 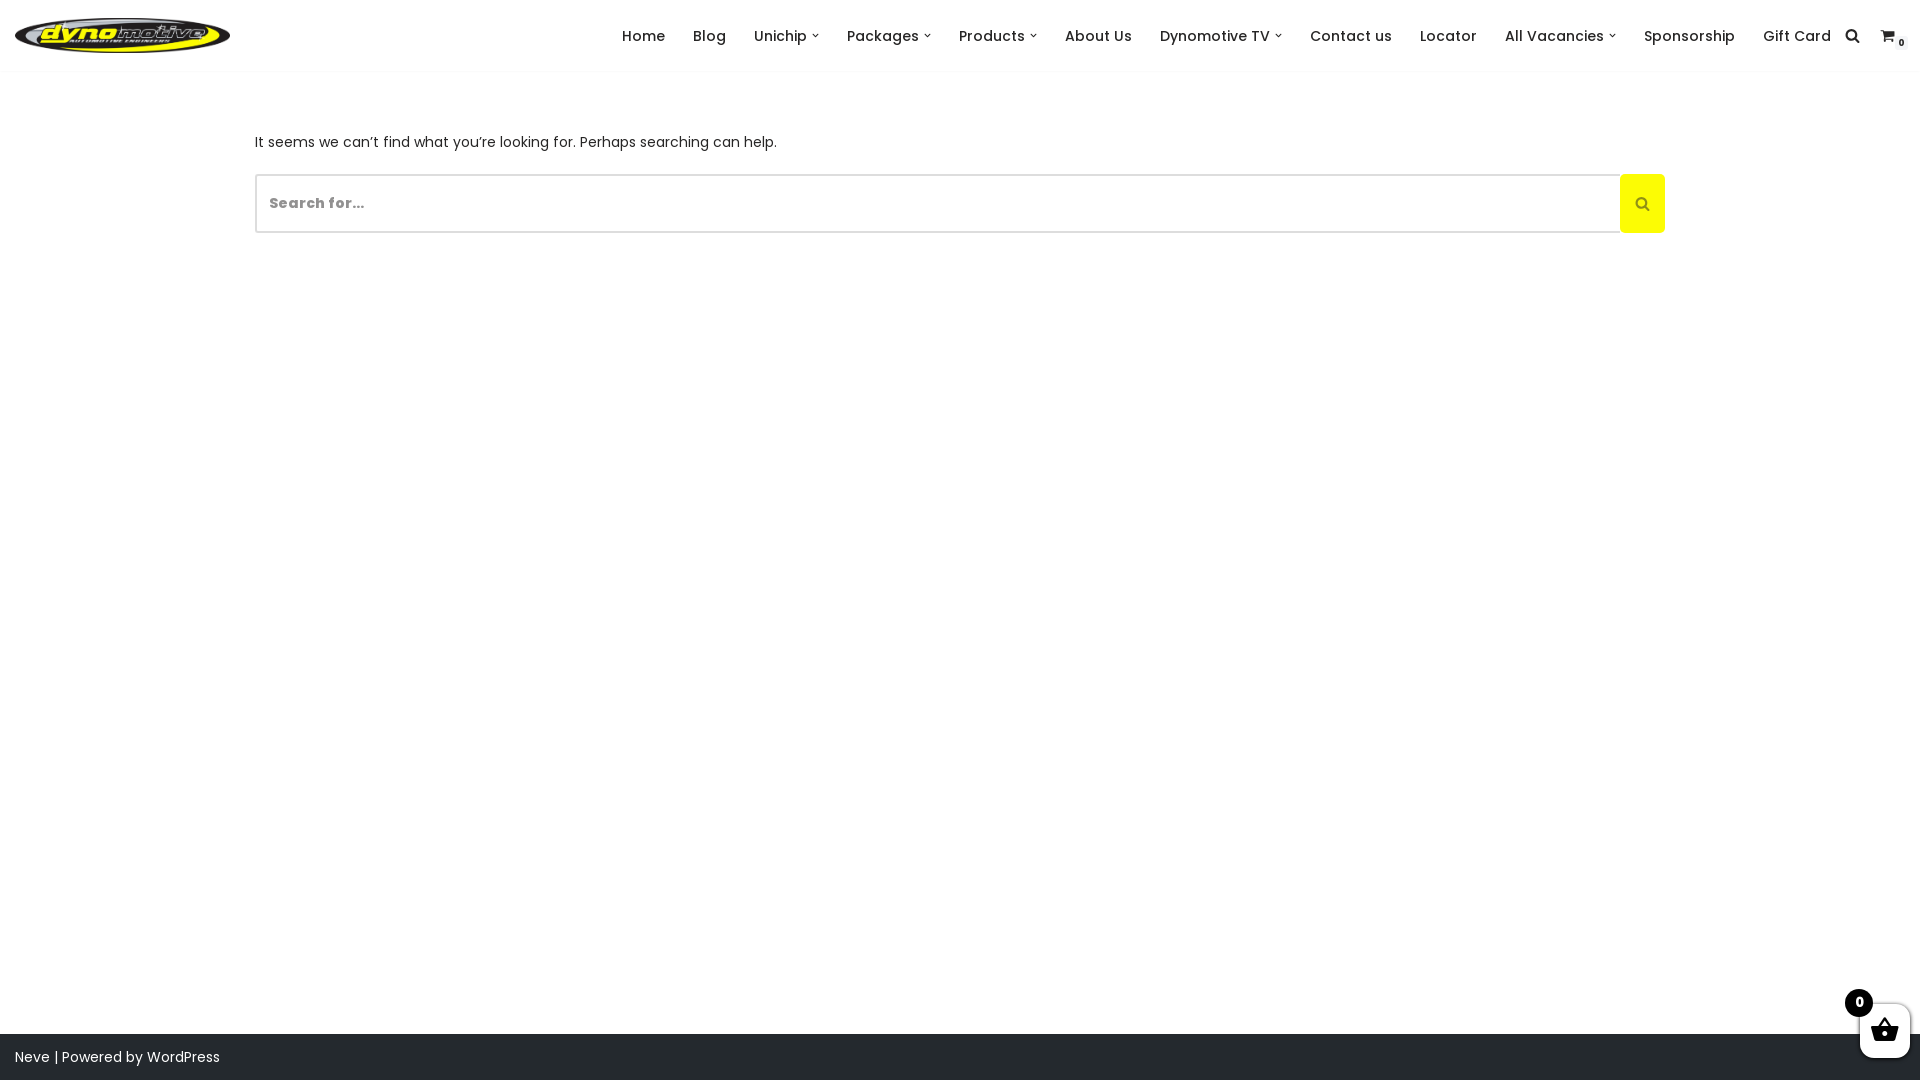 I want to click on 'Sponsorship', so click(x=1688, y=35).